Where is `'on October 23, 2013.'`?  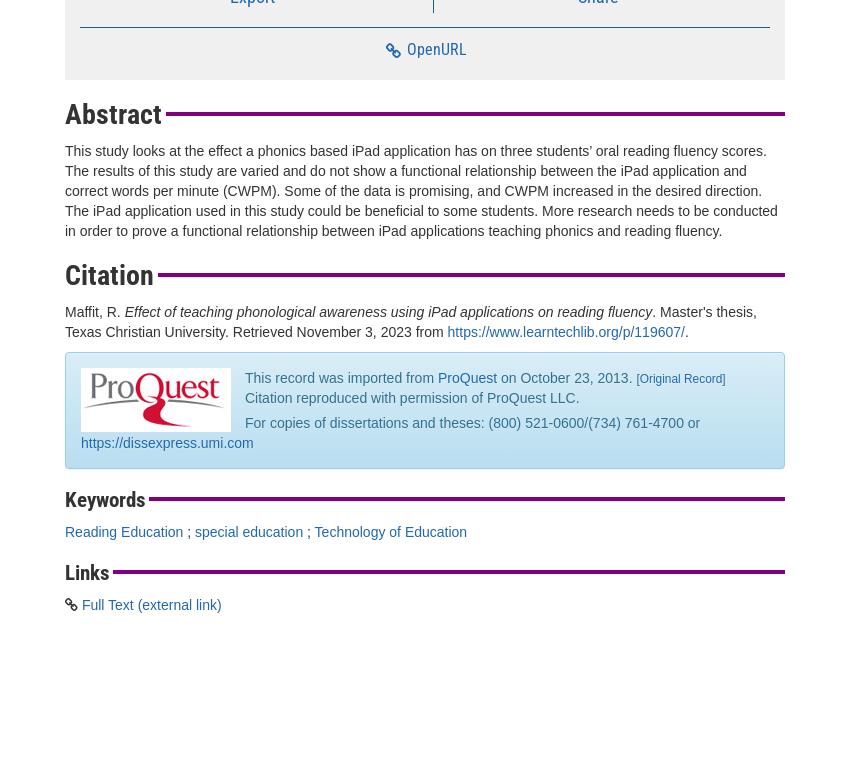 'on October 23, 2013.' is located at coordinates (496, 375).